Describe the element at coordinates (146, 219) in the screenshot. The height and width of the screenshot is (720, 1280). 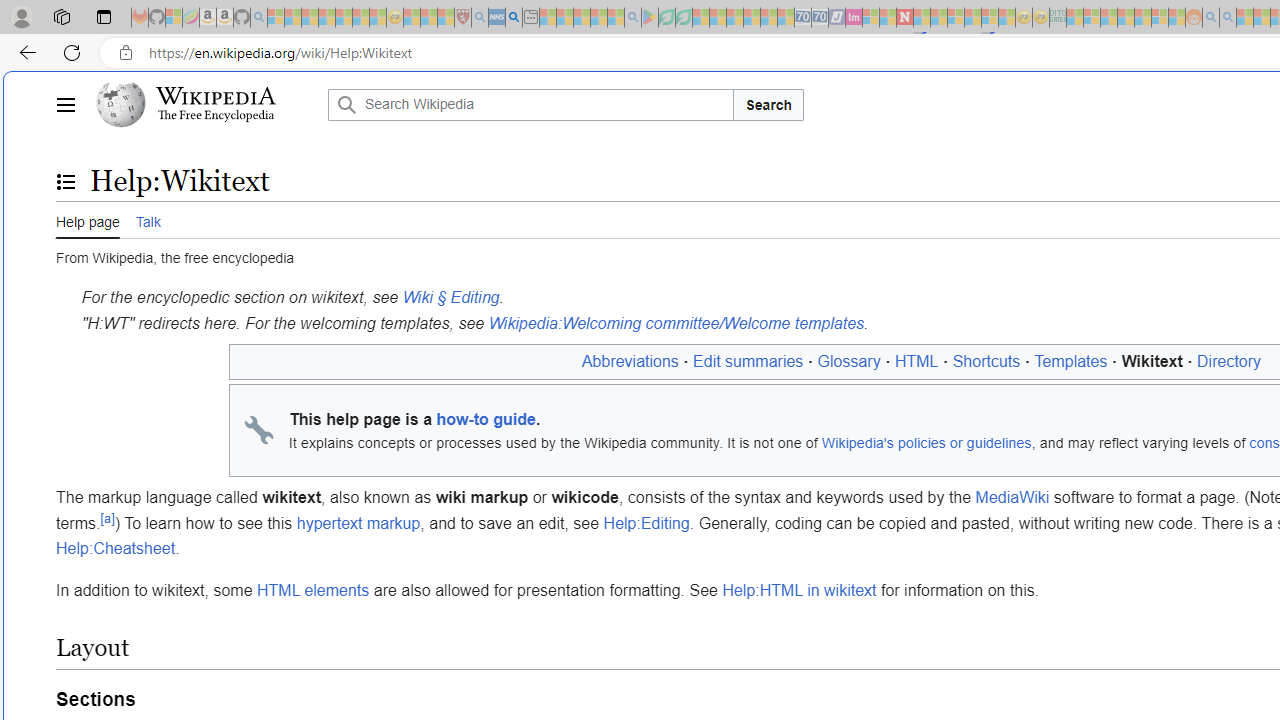
I see `'Talk'` at that location.